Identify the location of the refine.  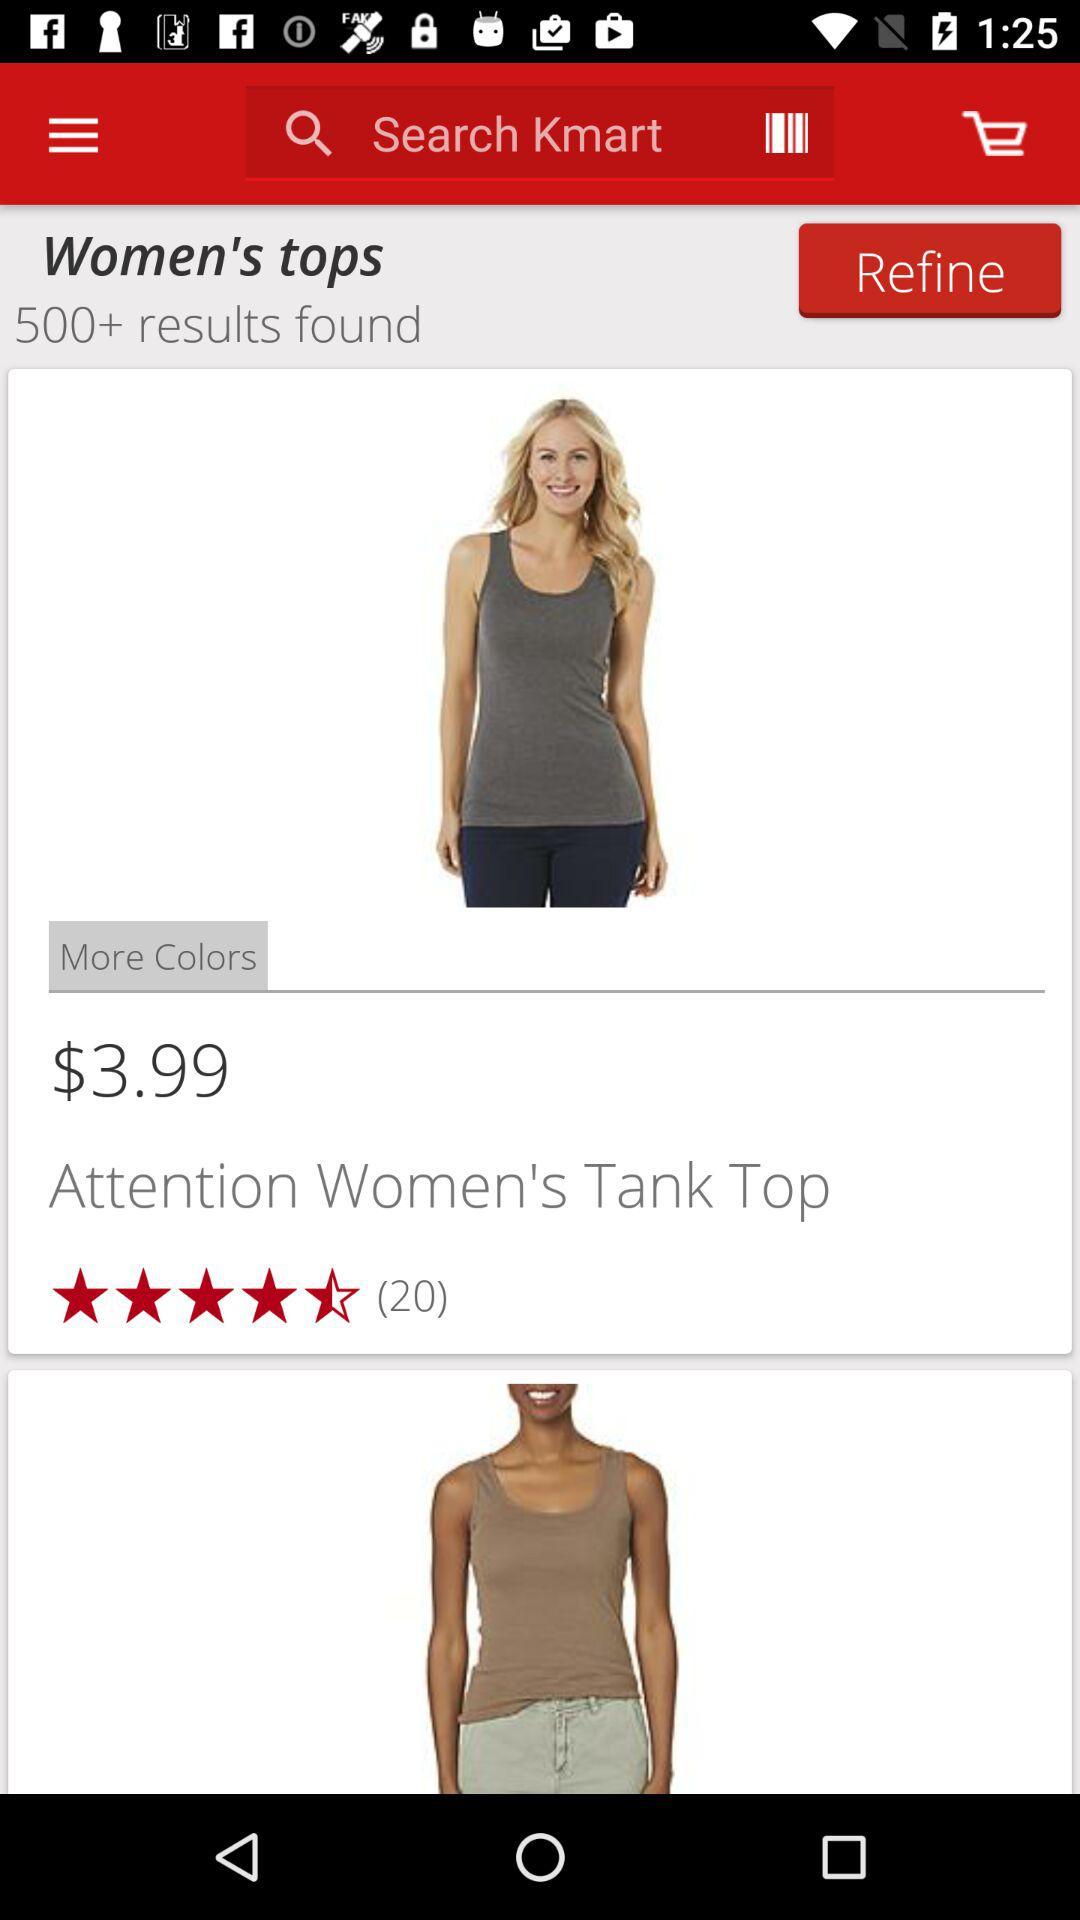
(929, 269).